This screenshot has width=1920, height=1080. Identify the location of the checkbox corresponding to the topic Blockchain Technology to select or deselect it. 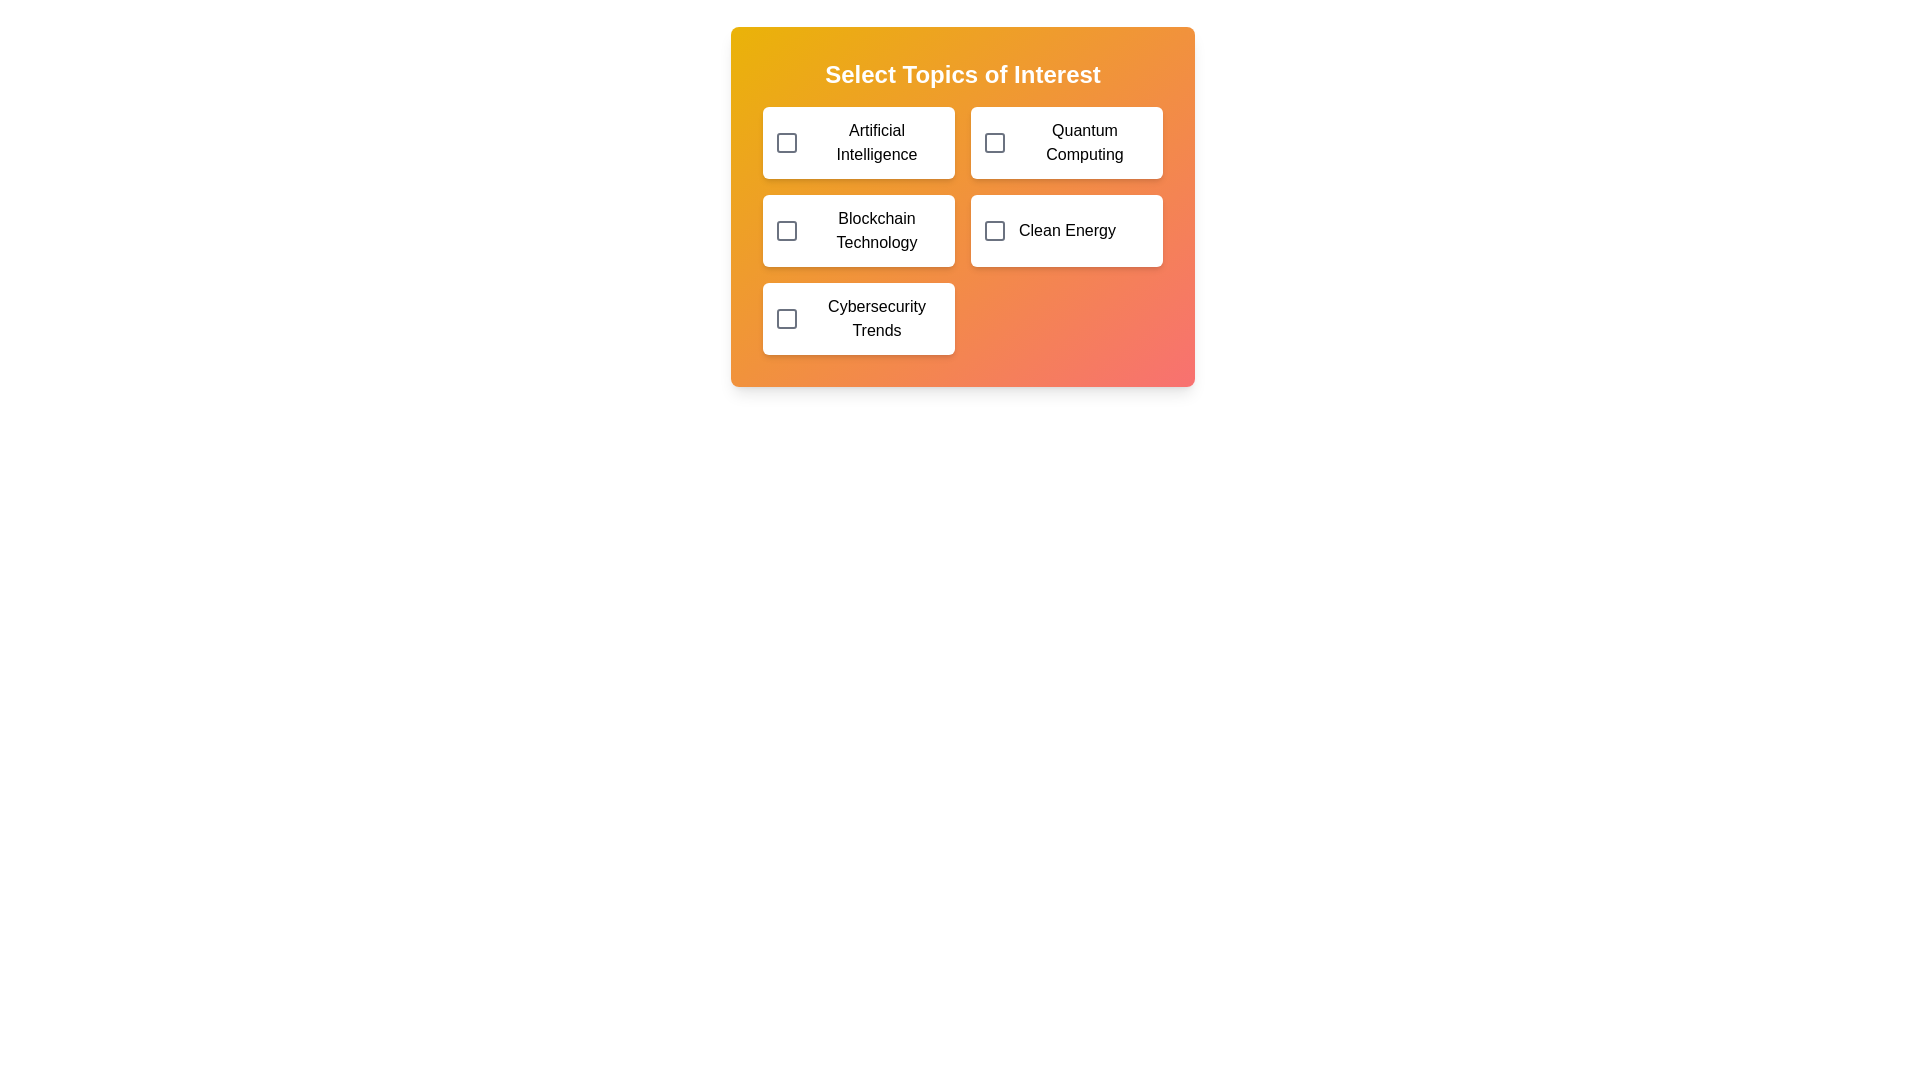
(786, 230).